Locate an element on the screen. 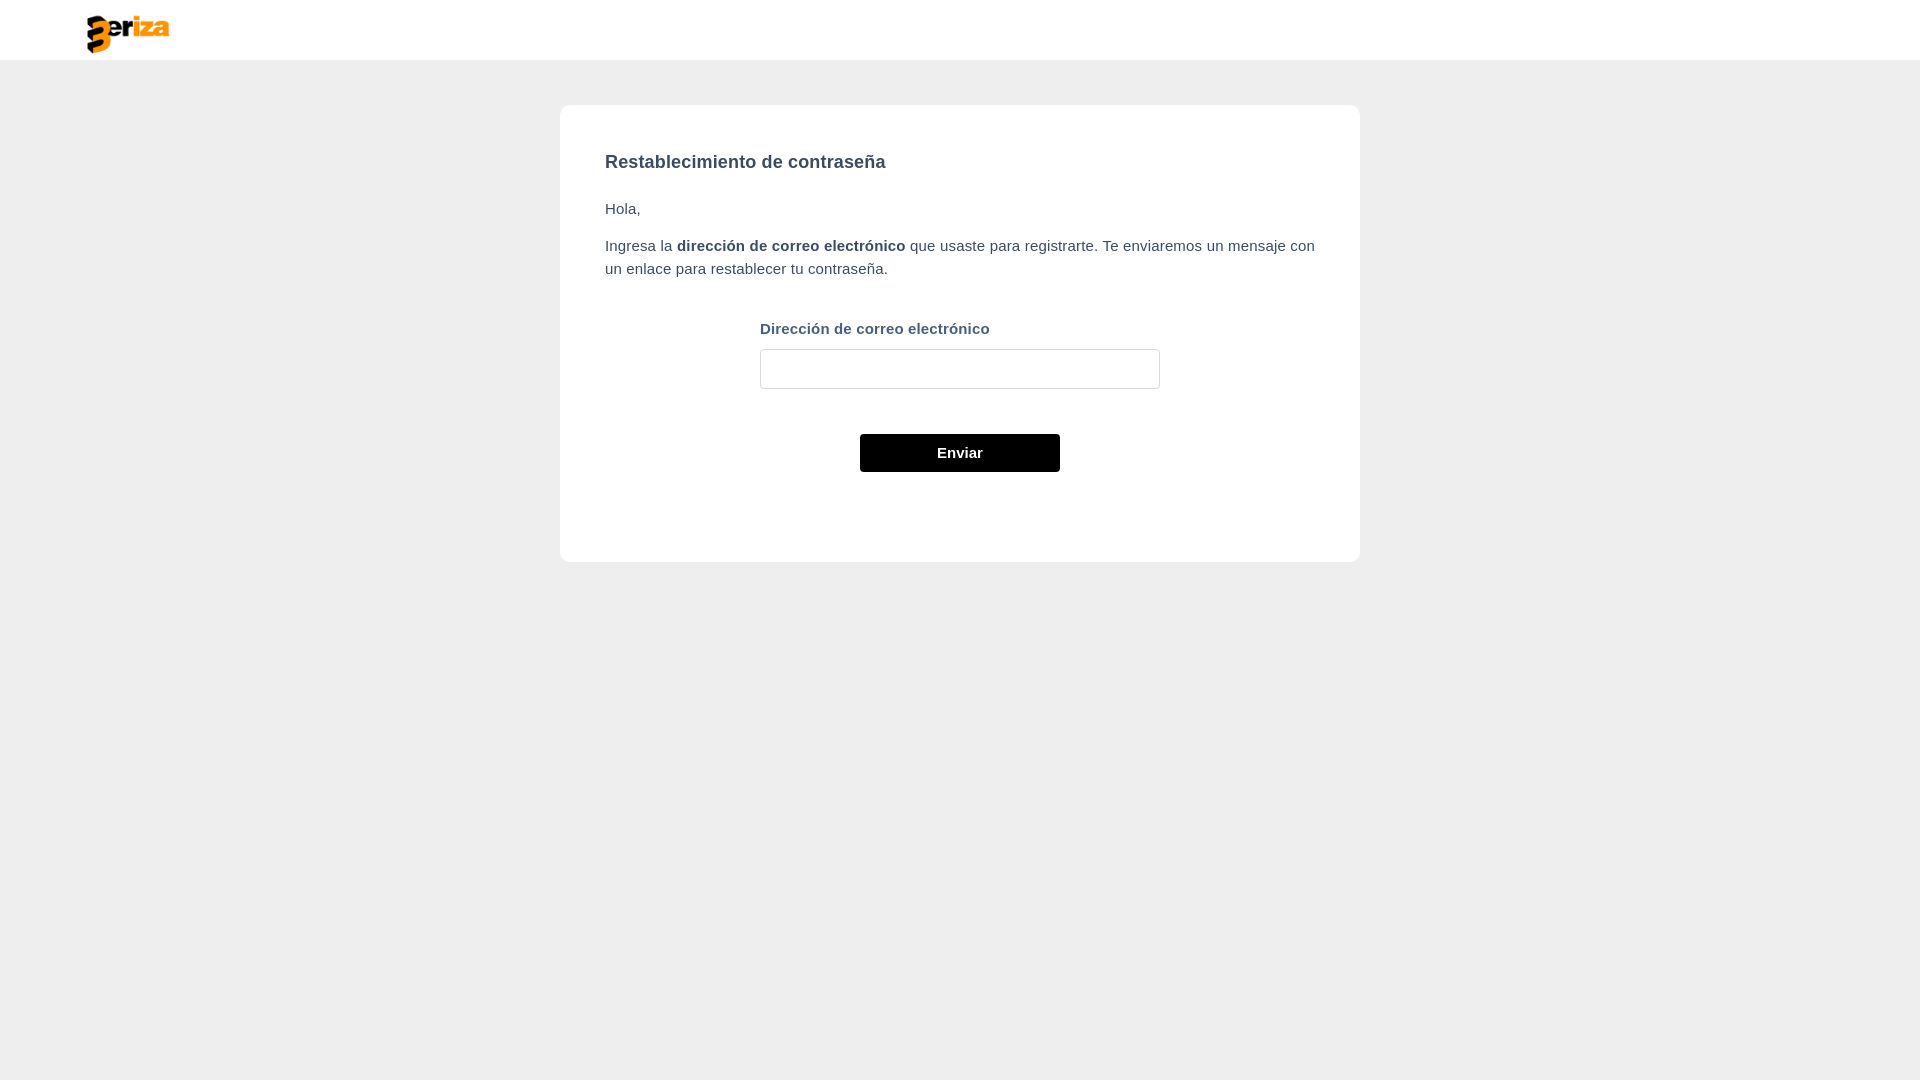  'Enviar' is located at coordinates (960, 452).